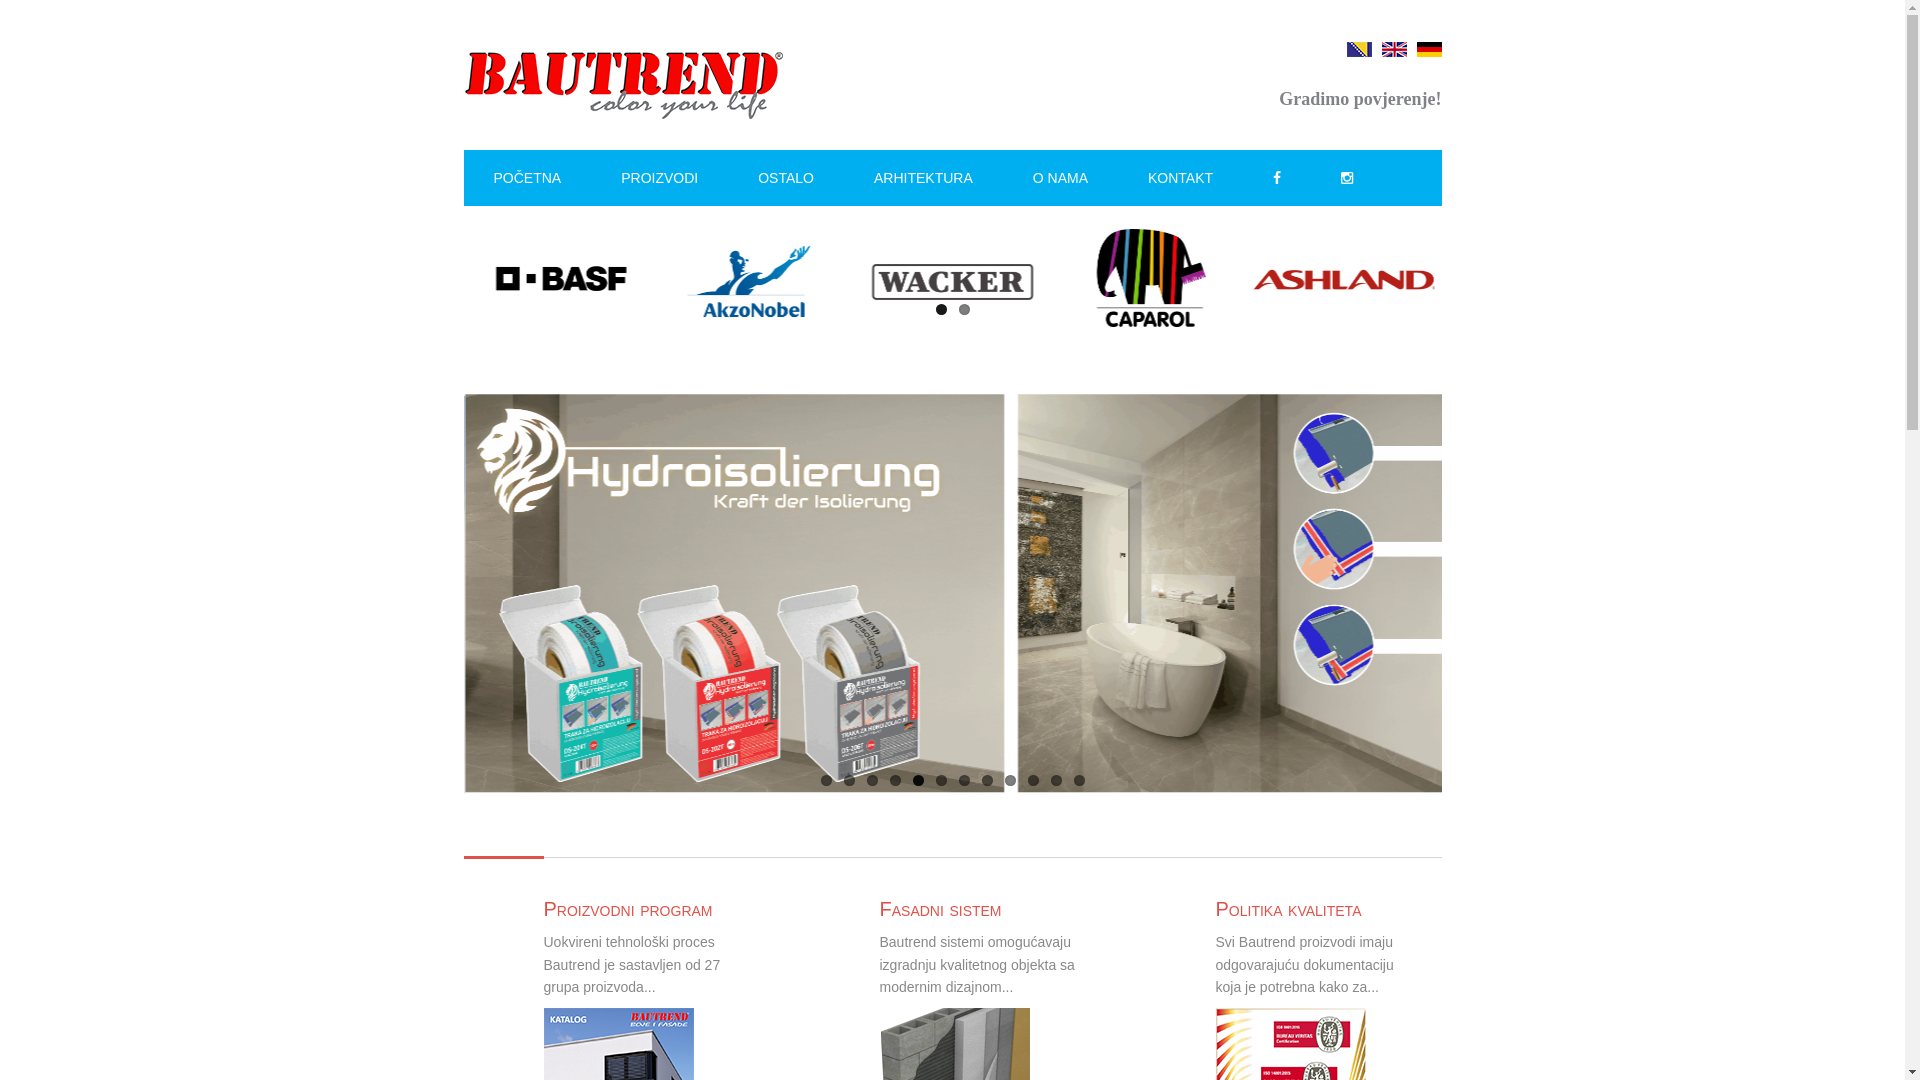 This screenshot has height=1080, width=1920. Describe the element at coordinates (940, 309) in the screenshot. I see `'1'` at that location.